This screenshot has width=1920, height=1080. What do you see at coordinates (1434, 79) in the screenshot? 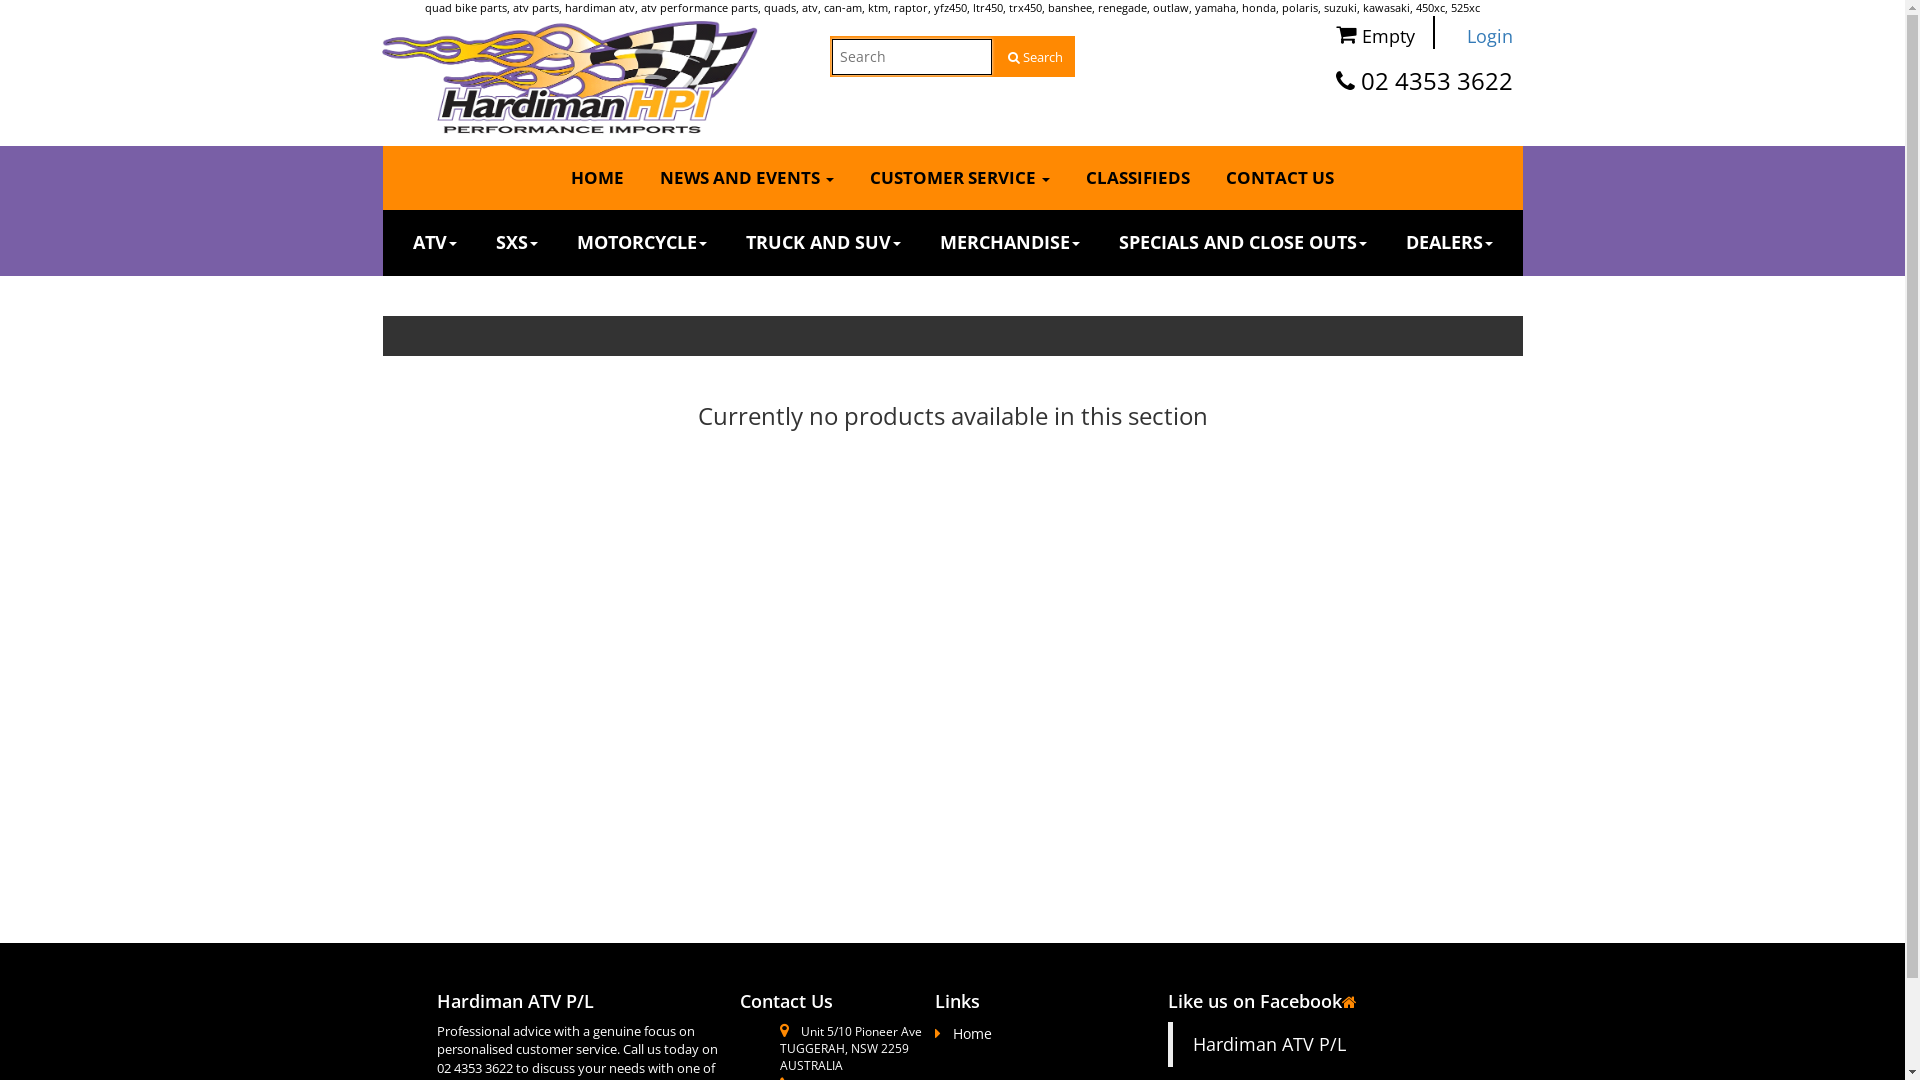
I see `'02 4353 3622'` at bounding box center [1434, 79].